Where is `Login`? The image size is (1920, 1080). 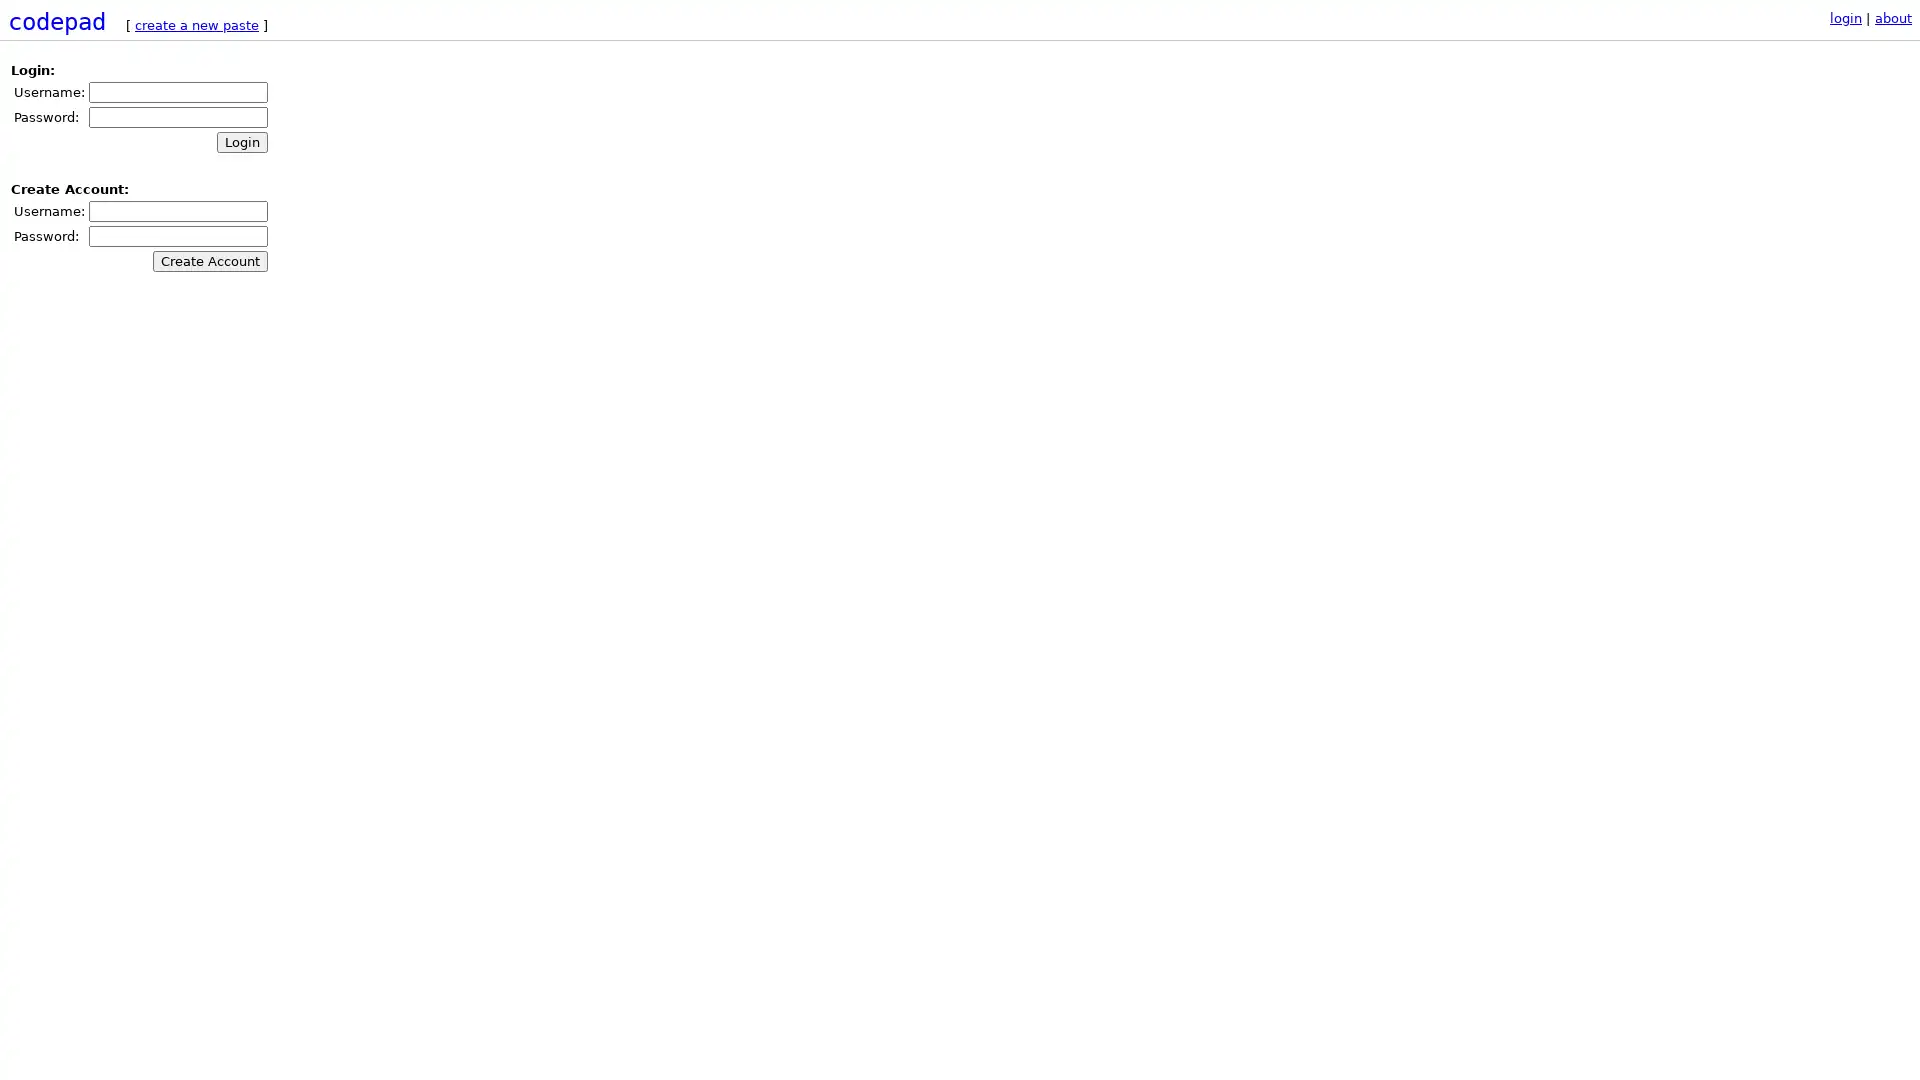 Login is located at coordinates (241, 141).